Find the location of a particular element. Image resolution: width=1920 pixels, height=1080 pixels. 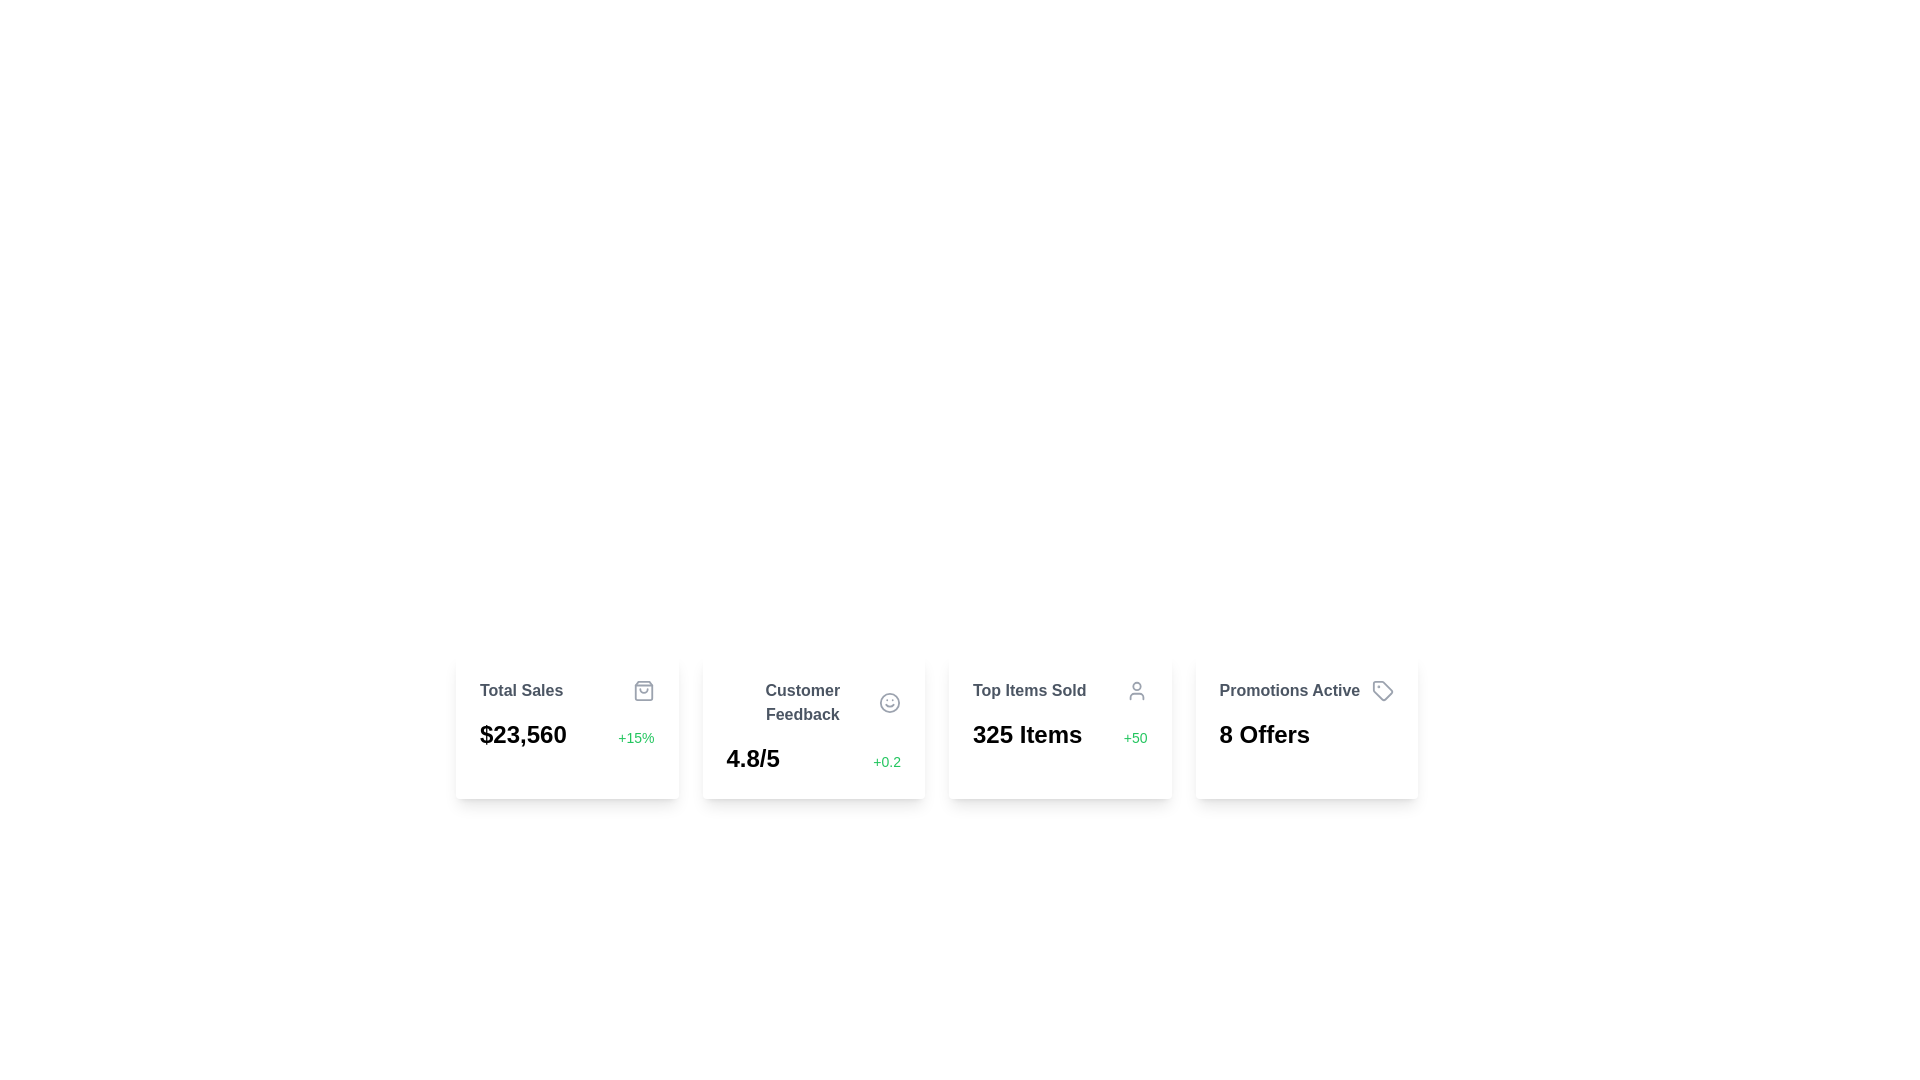

the tag or label icon located in the 'Promotions Active' section, which is displayed in a gray outlined style and positioned to the left of the active promotions count is located at coordinates (1381, 689).